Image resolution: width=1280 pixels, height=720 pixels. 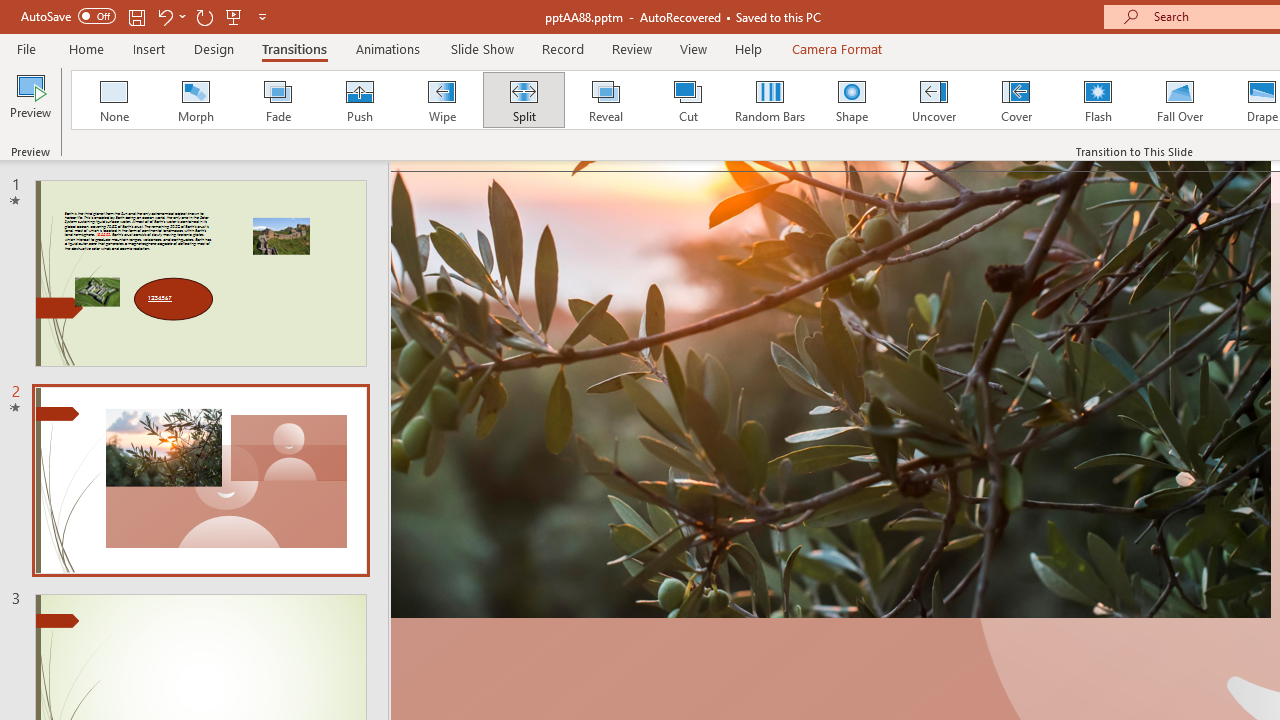 What do you see at coordinates (1180, 100) in the screenshot?
I see `'Fall Over'` at bounding box center [1180, 100].